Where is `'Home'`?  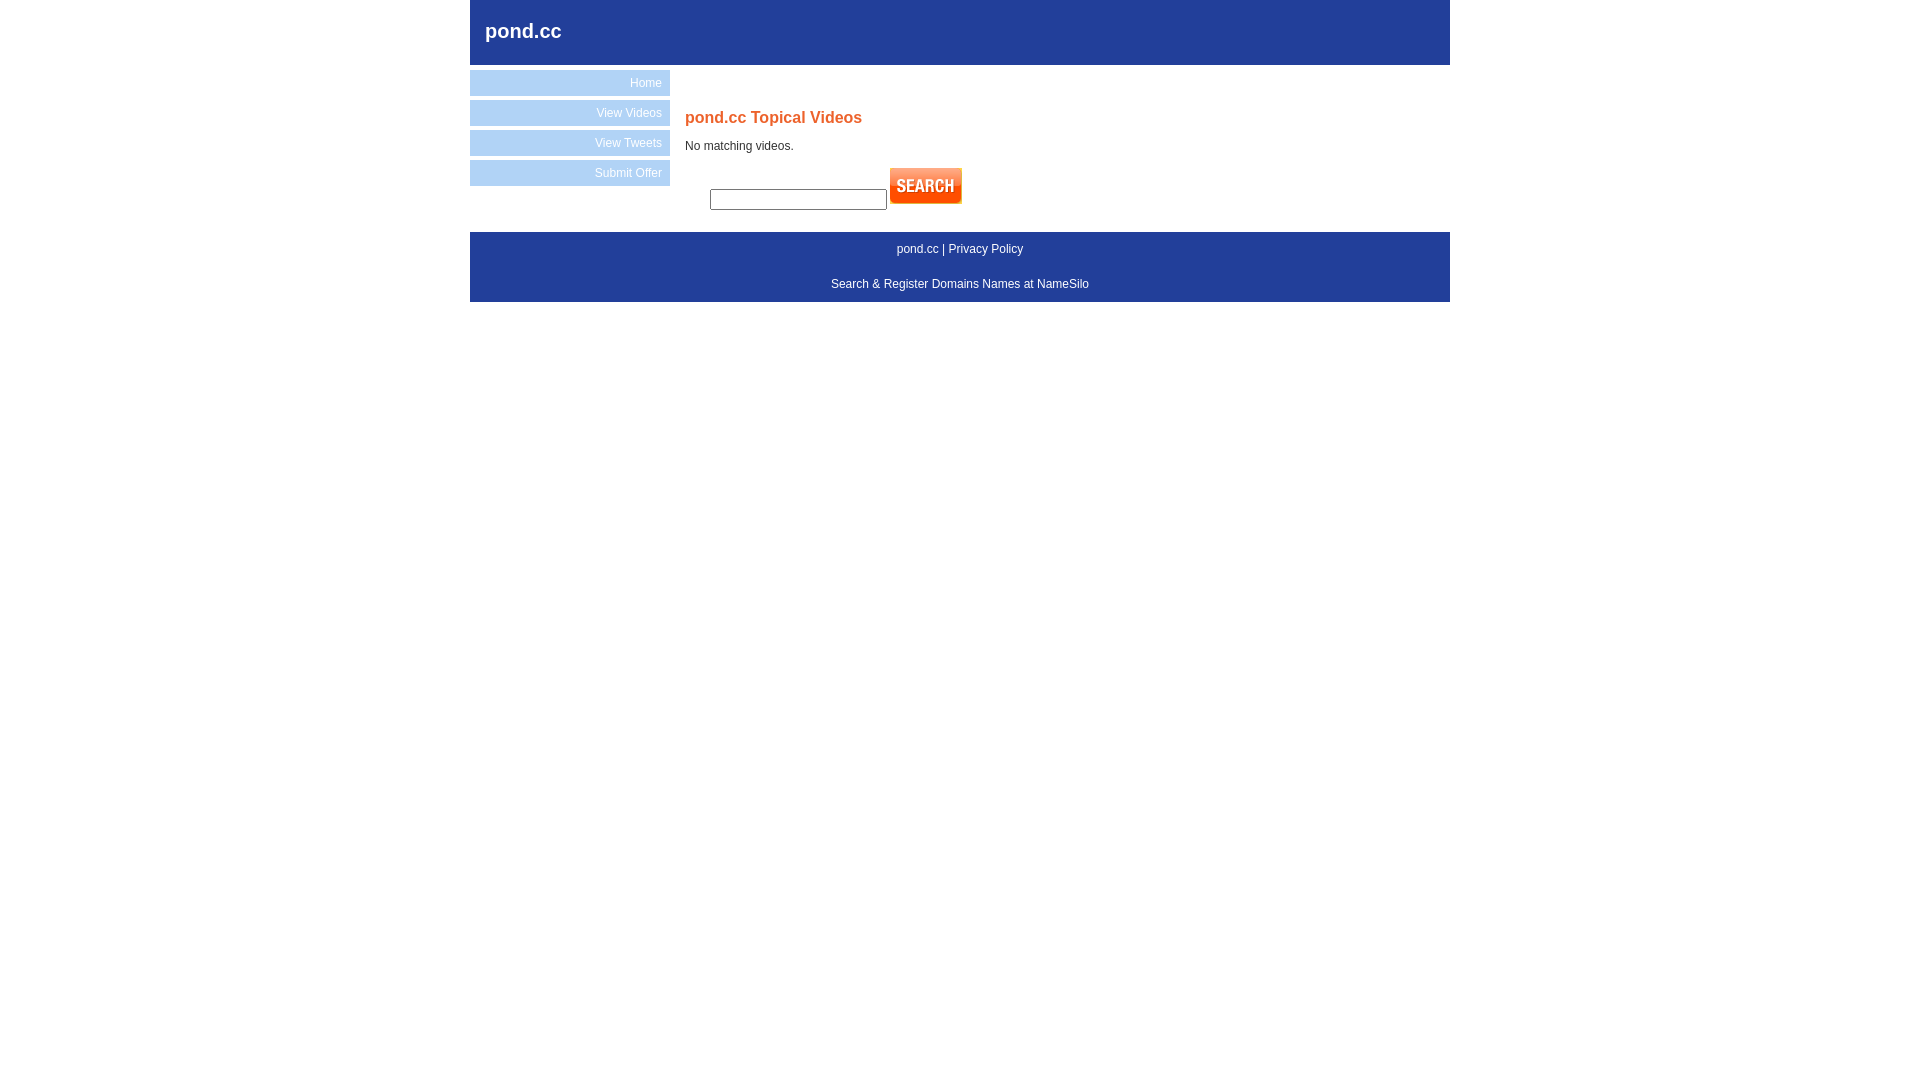
'Home' is located at coordinates (569, 82).